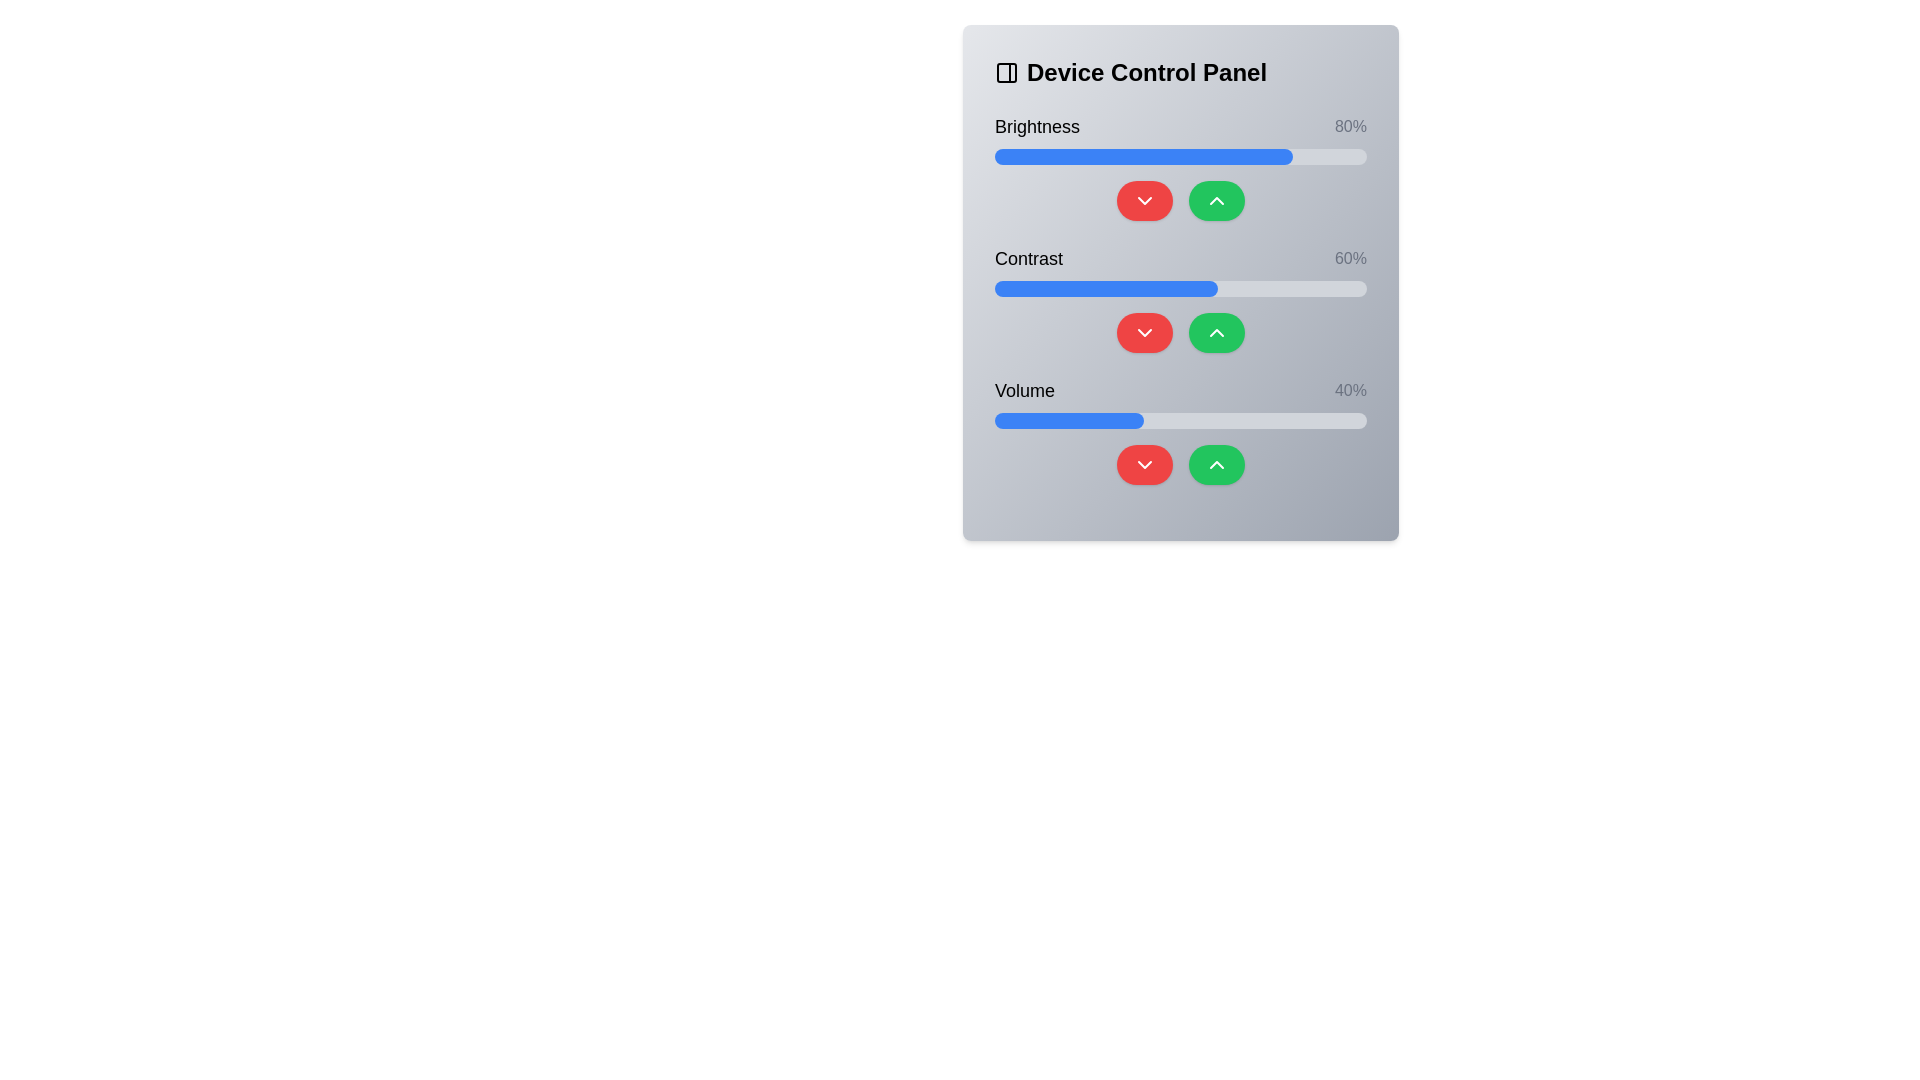  What do you see at coordinates (1180, 419) in the screenshot?
I see `the Progress bar indicating 40% volume, located below the 'Volume' text and above the row of buttons` at bounding box center [1180, 419].